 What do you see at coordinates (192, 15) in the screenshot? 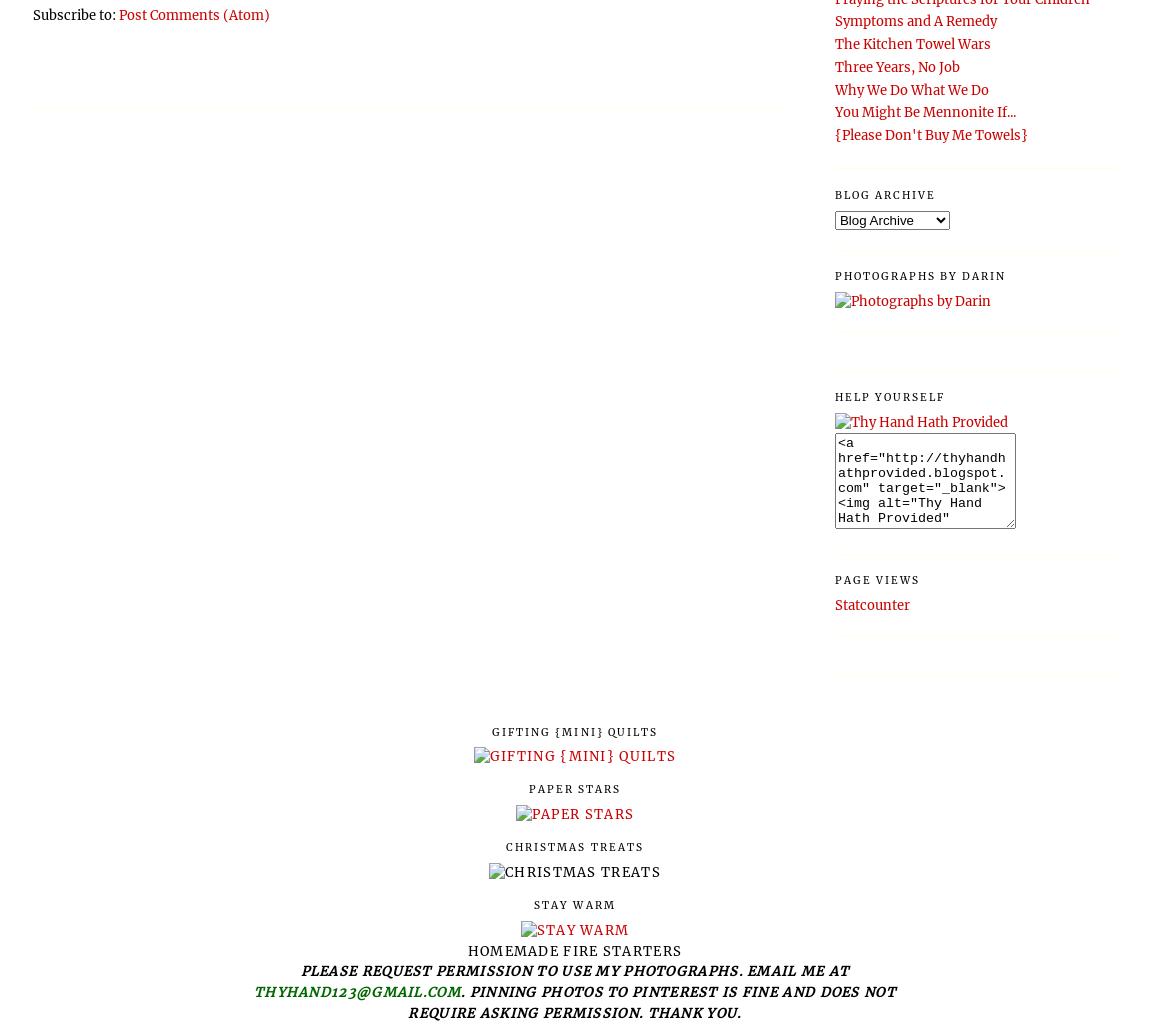
I see `'Post Comments (Atom)'` at bounding box center [192, 15].